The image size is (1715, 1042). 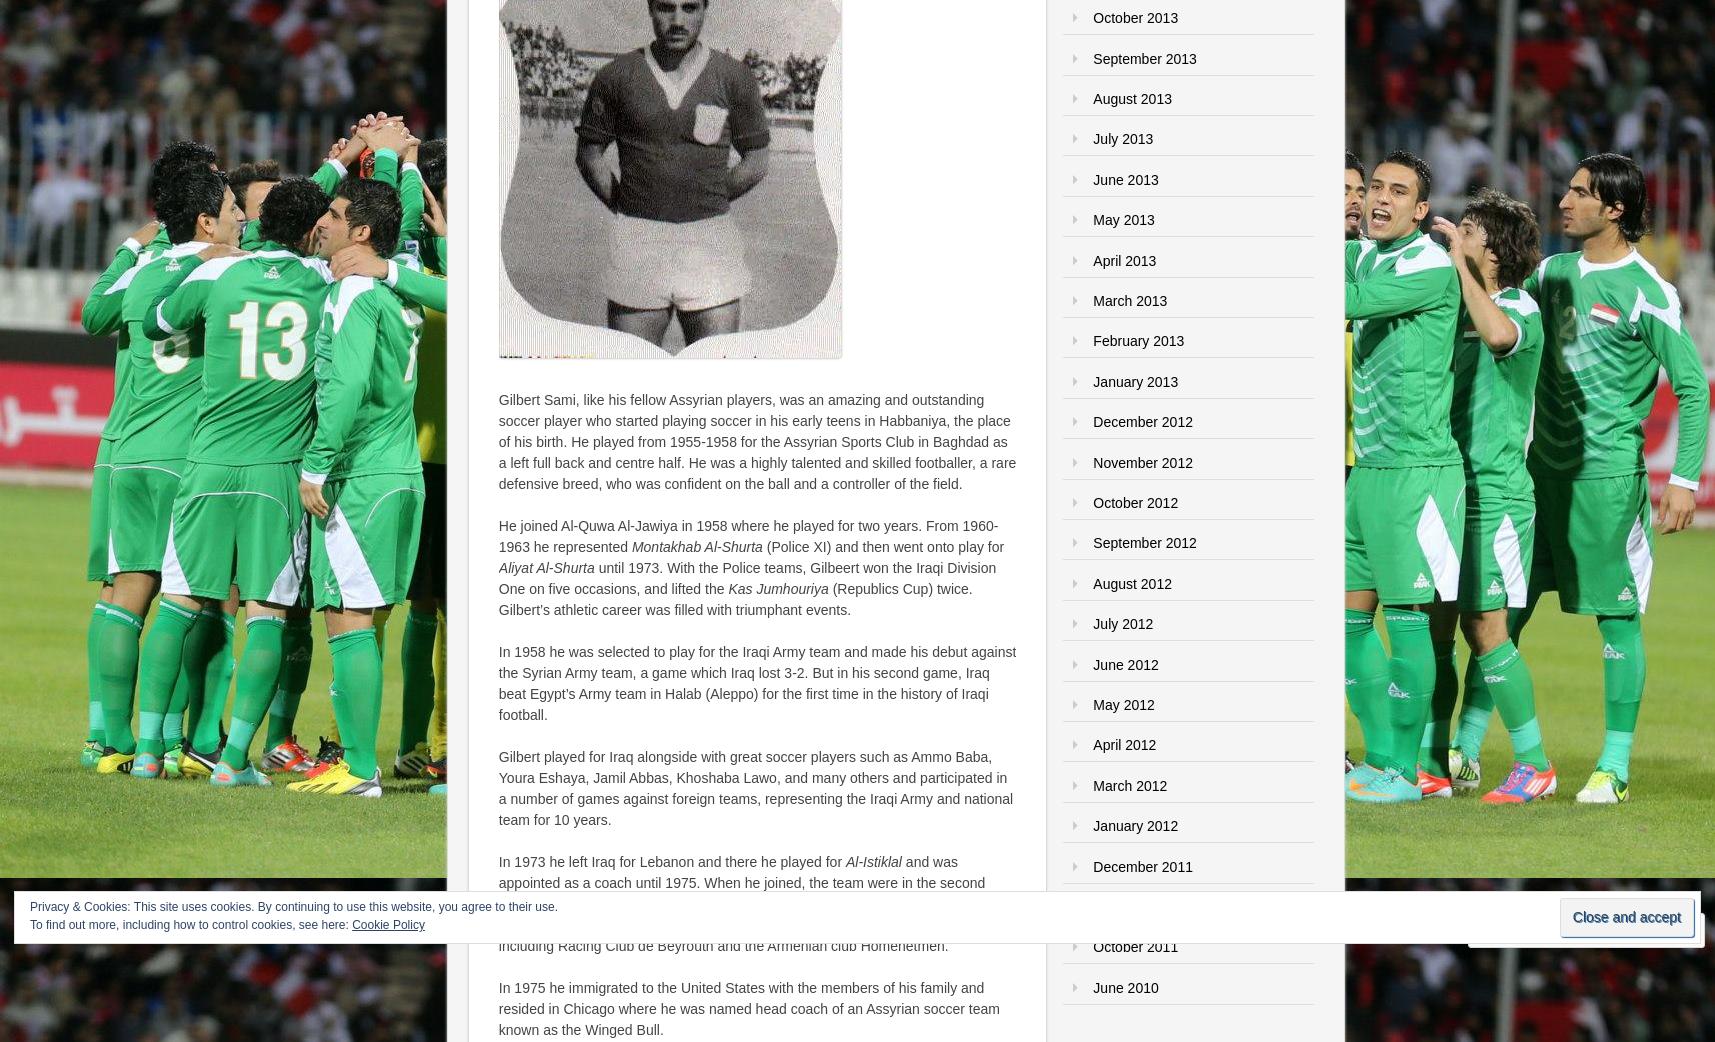 What do you see at coordinates (843, 861) in the screenshot?
I see `'Al-Istiklal'` at bounding box center [843, 861].